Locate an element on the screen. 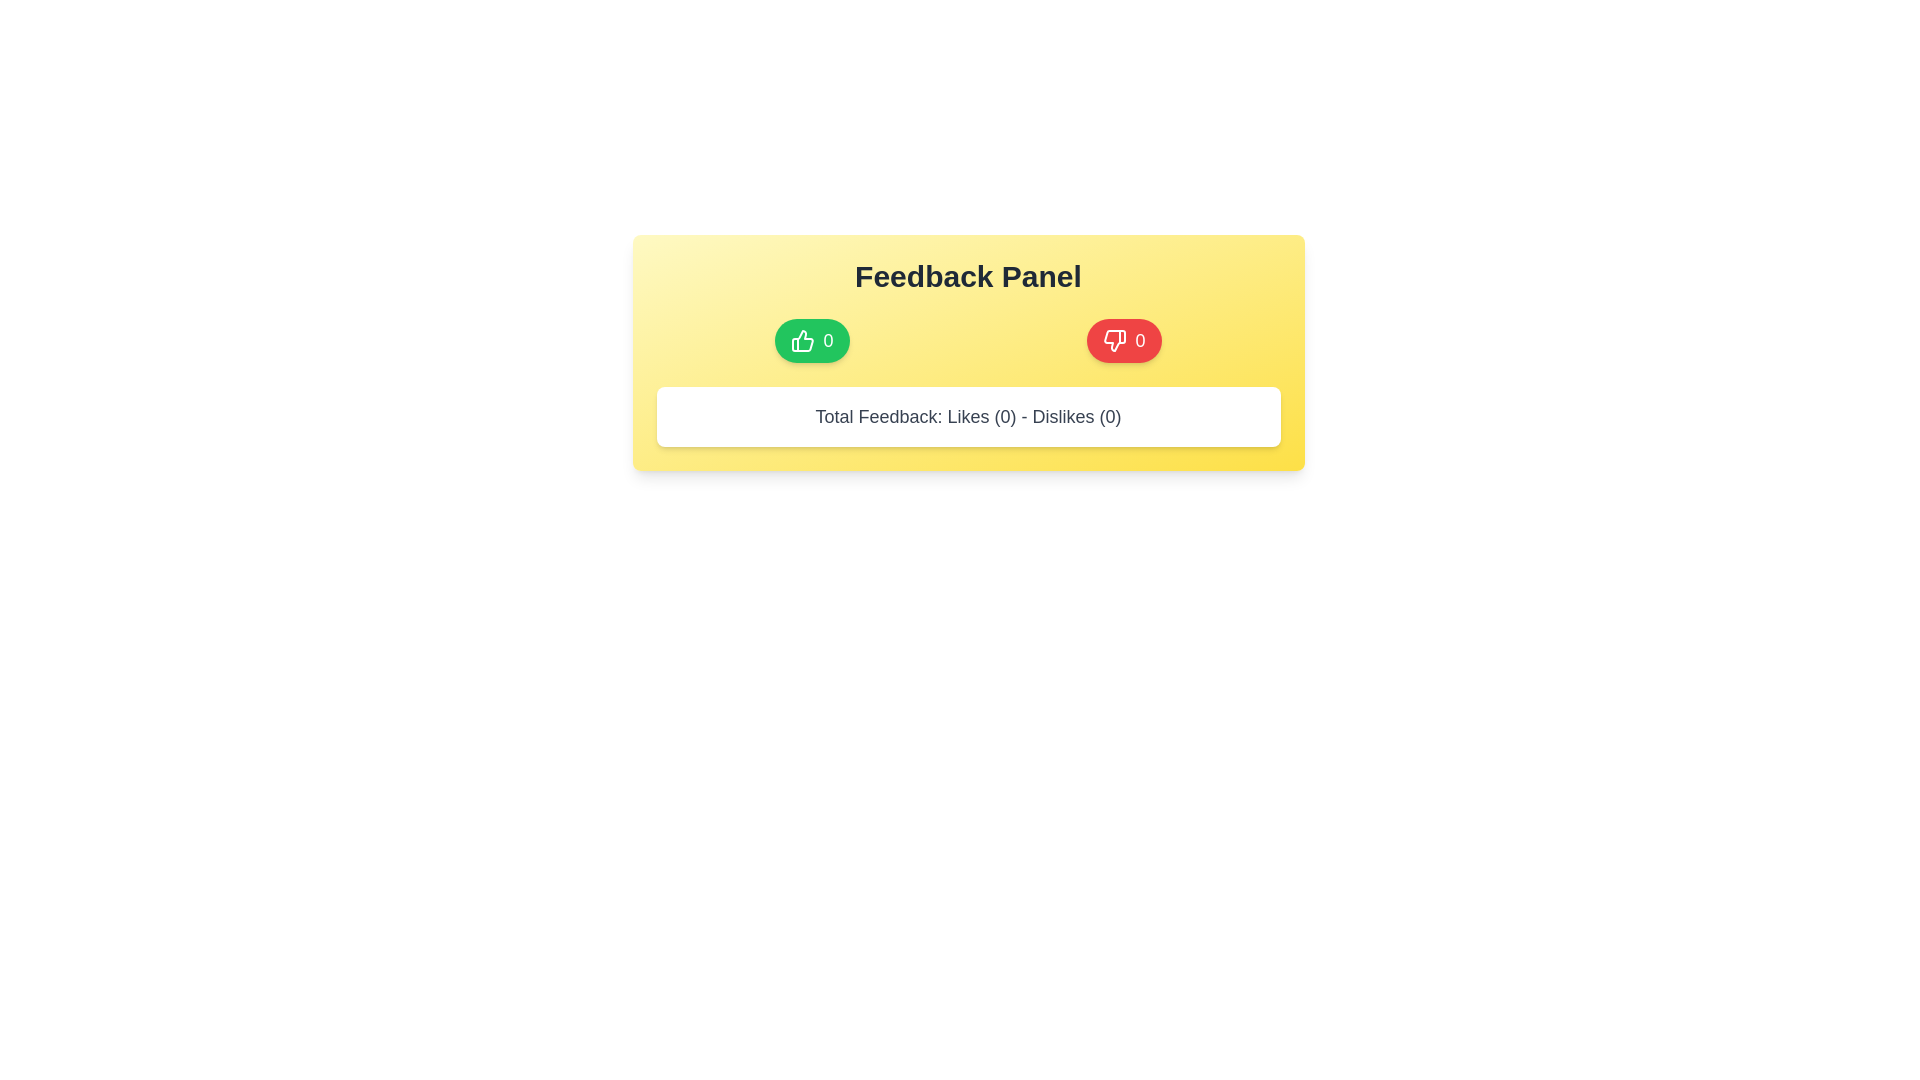 The width and height of the screenshot is (1920, 1080). the larger graphical thumbs-up icon with a green background in the Feedback Panel is located at coordinates (803, 339).